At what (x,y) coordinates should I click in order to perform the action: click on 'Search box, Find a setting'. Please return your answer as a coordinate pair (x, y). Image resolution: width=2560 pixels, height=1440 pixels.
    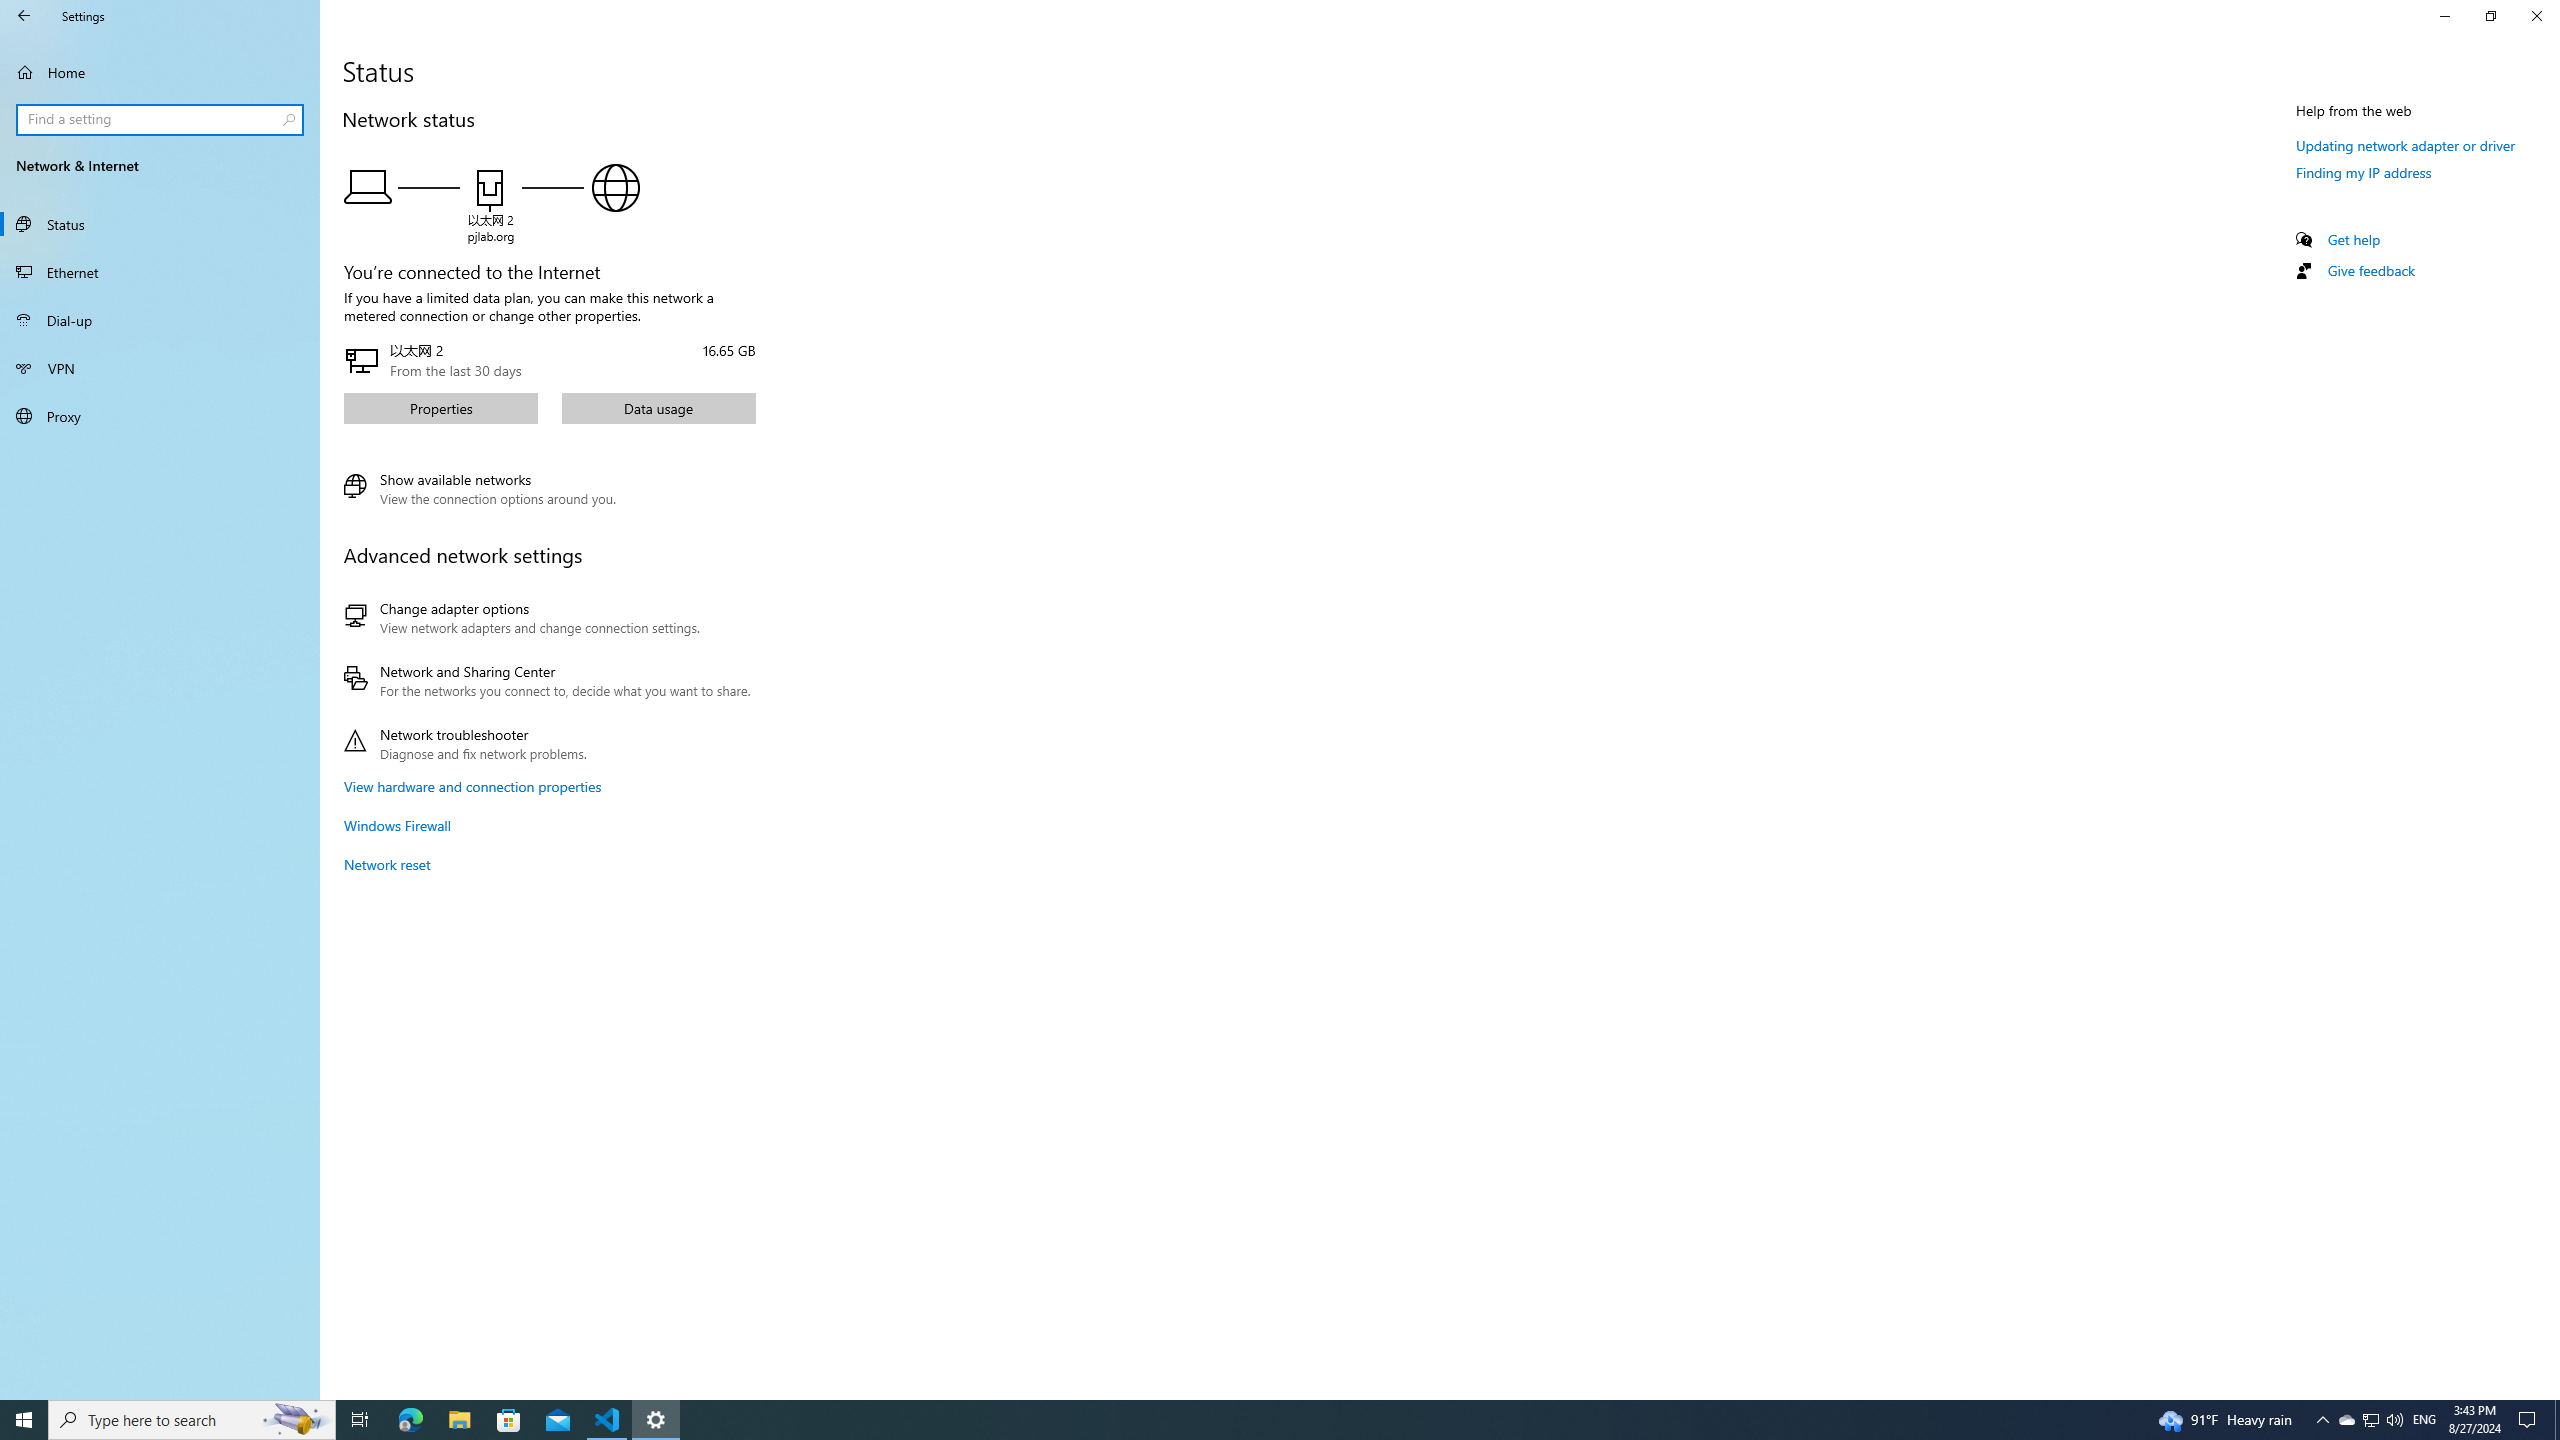
    Looking at the image, I should click on (160, 118).